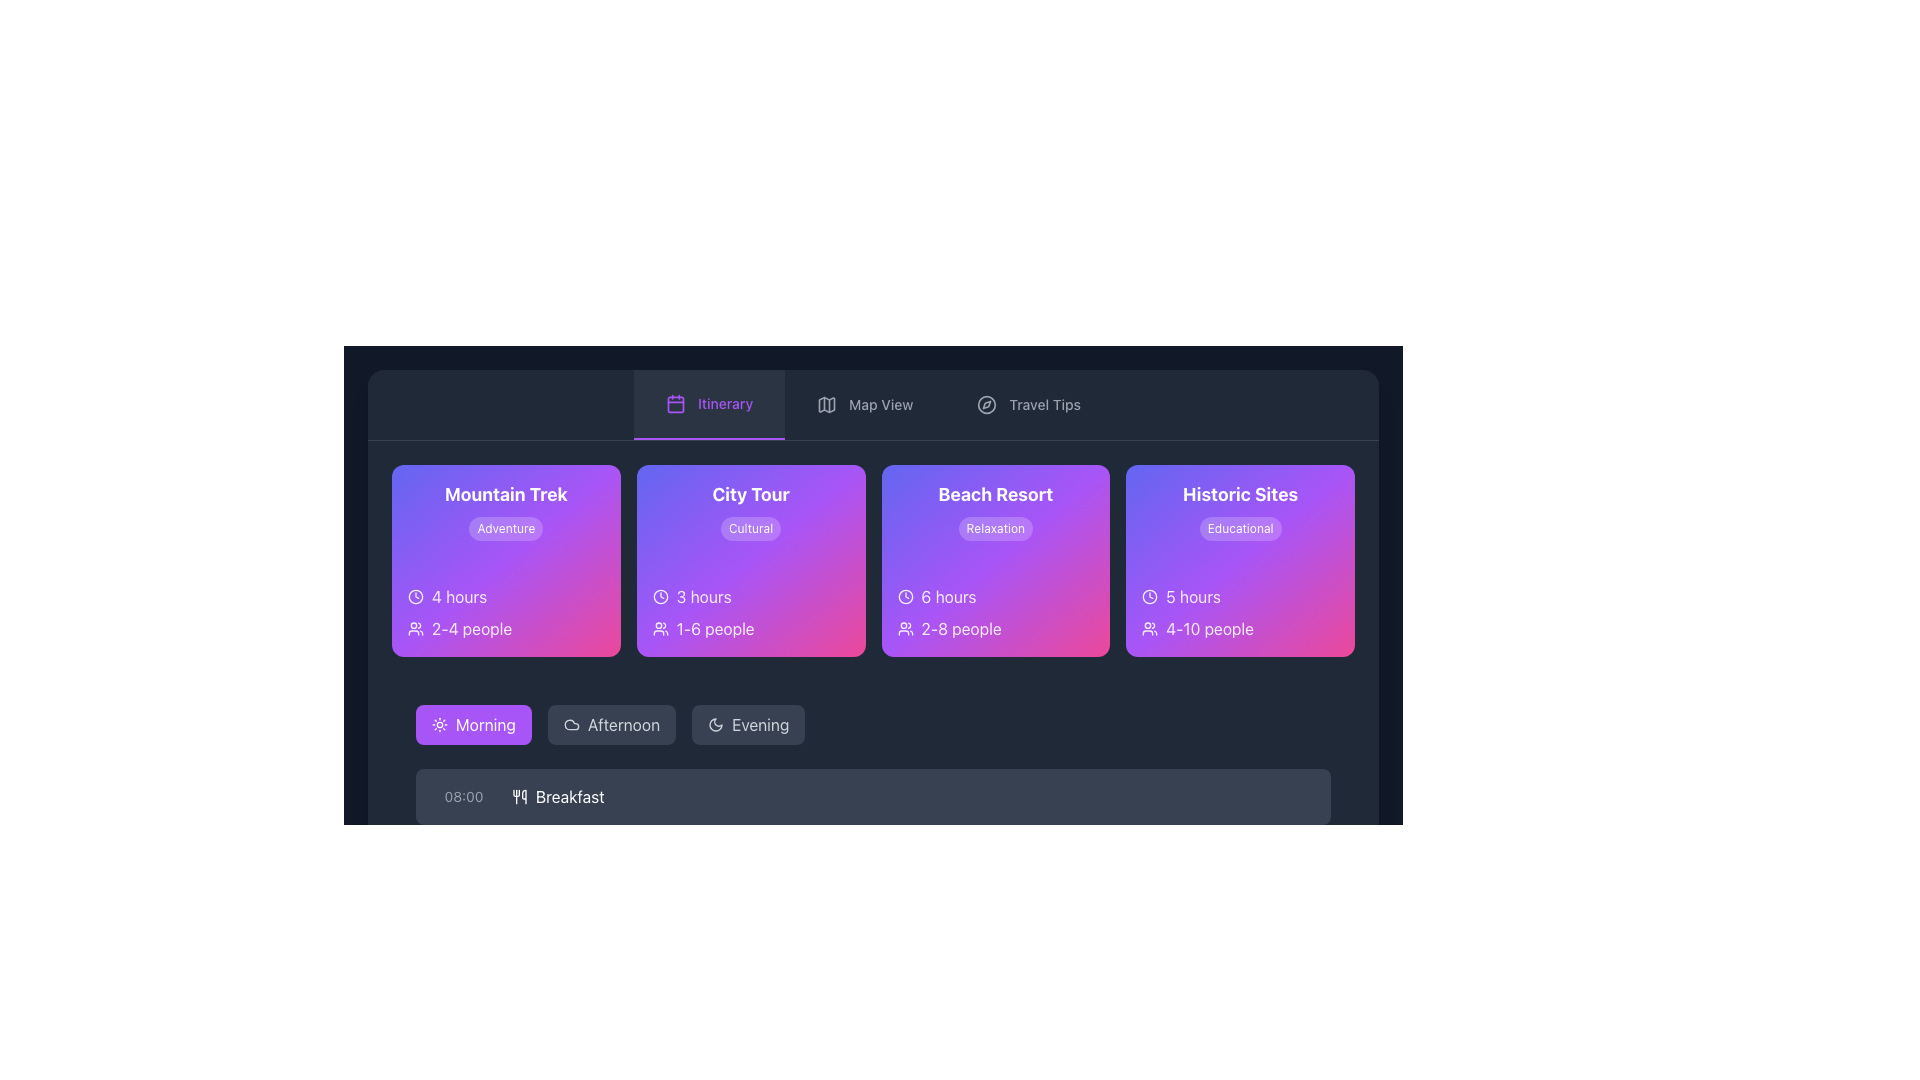 The width and height of the screenshot is (1920, 1080). I want to click on the 'Evening' icon, which is the graphical representation on the left side of the 'Evening' button in the time selection feature, so click(715, 725).